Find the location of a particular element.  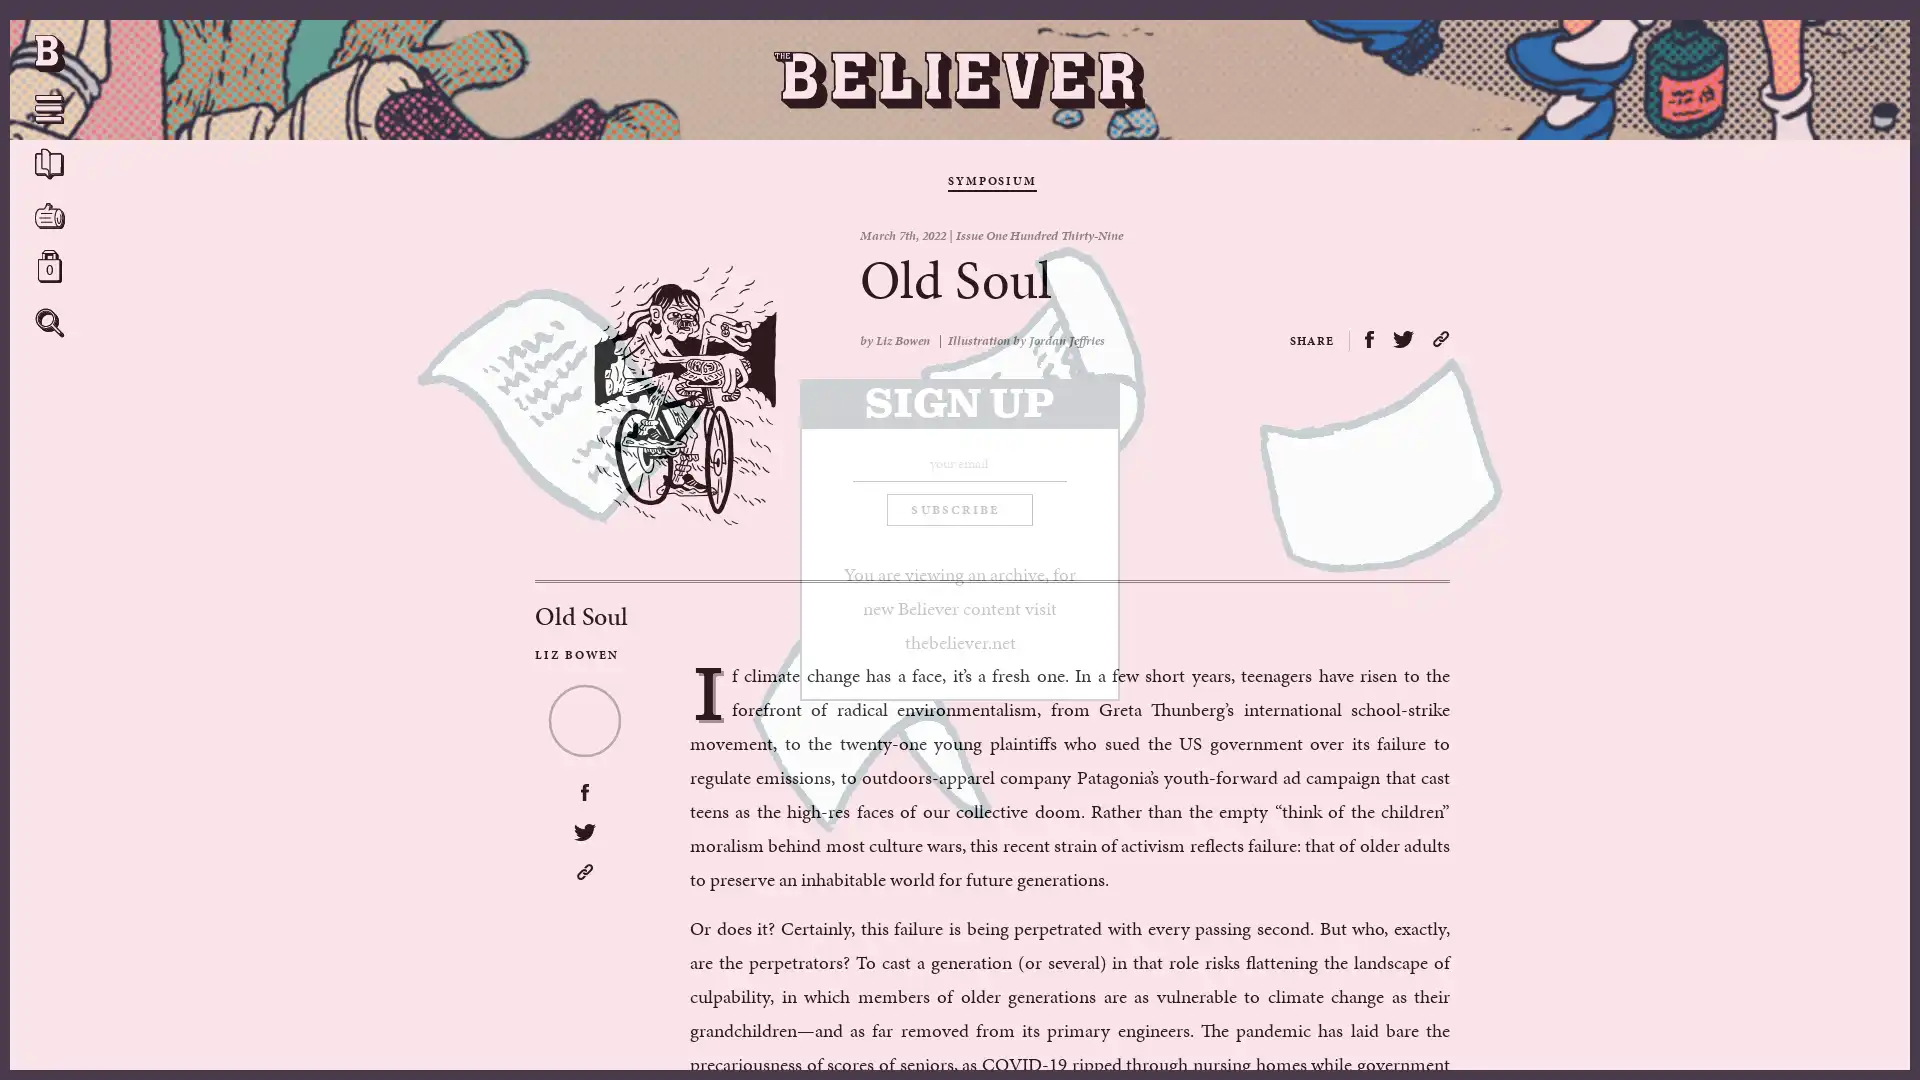

SUBSCRIBE is located at coordinates (958, 508).